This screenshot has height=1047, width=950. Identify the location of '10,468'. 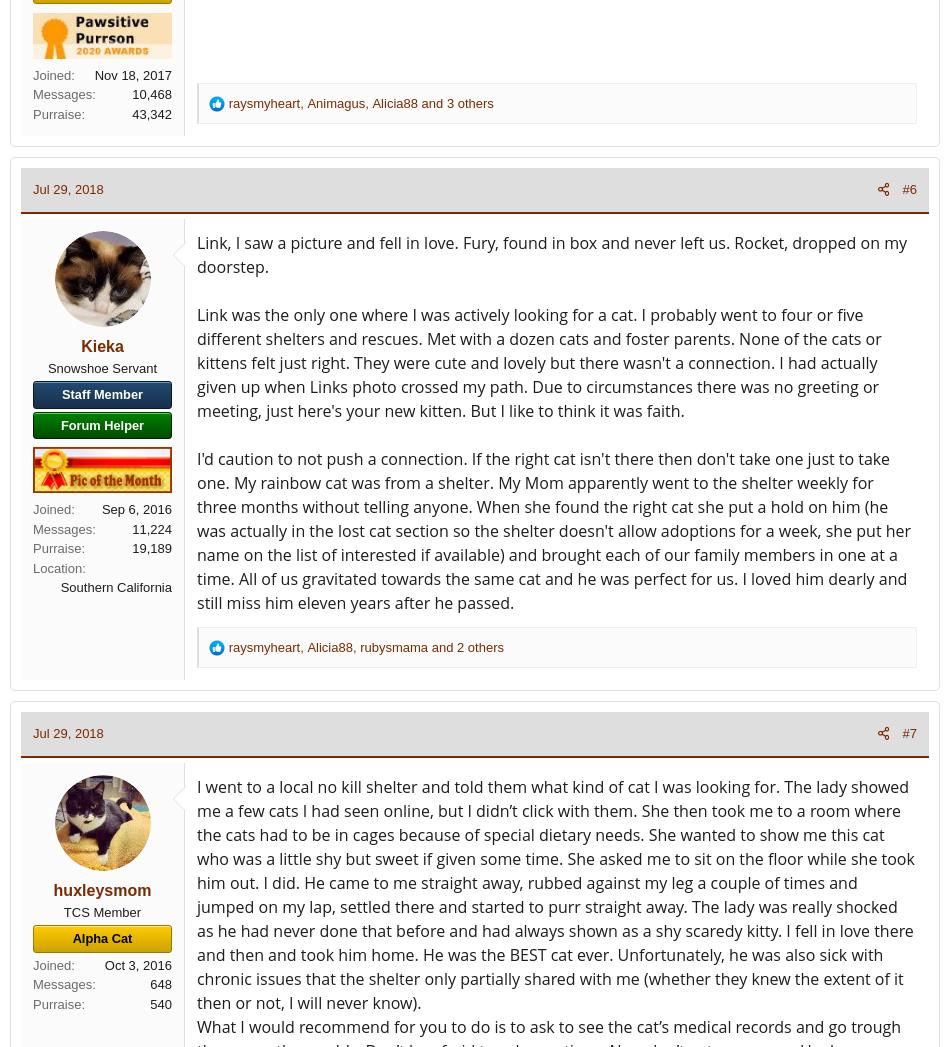
(131, 94).